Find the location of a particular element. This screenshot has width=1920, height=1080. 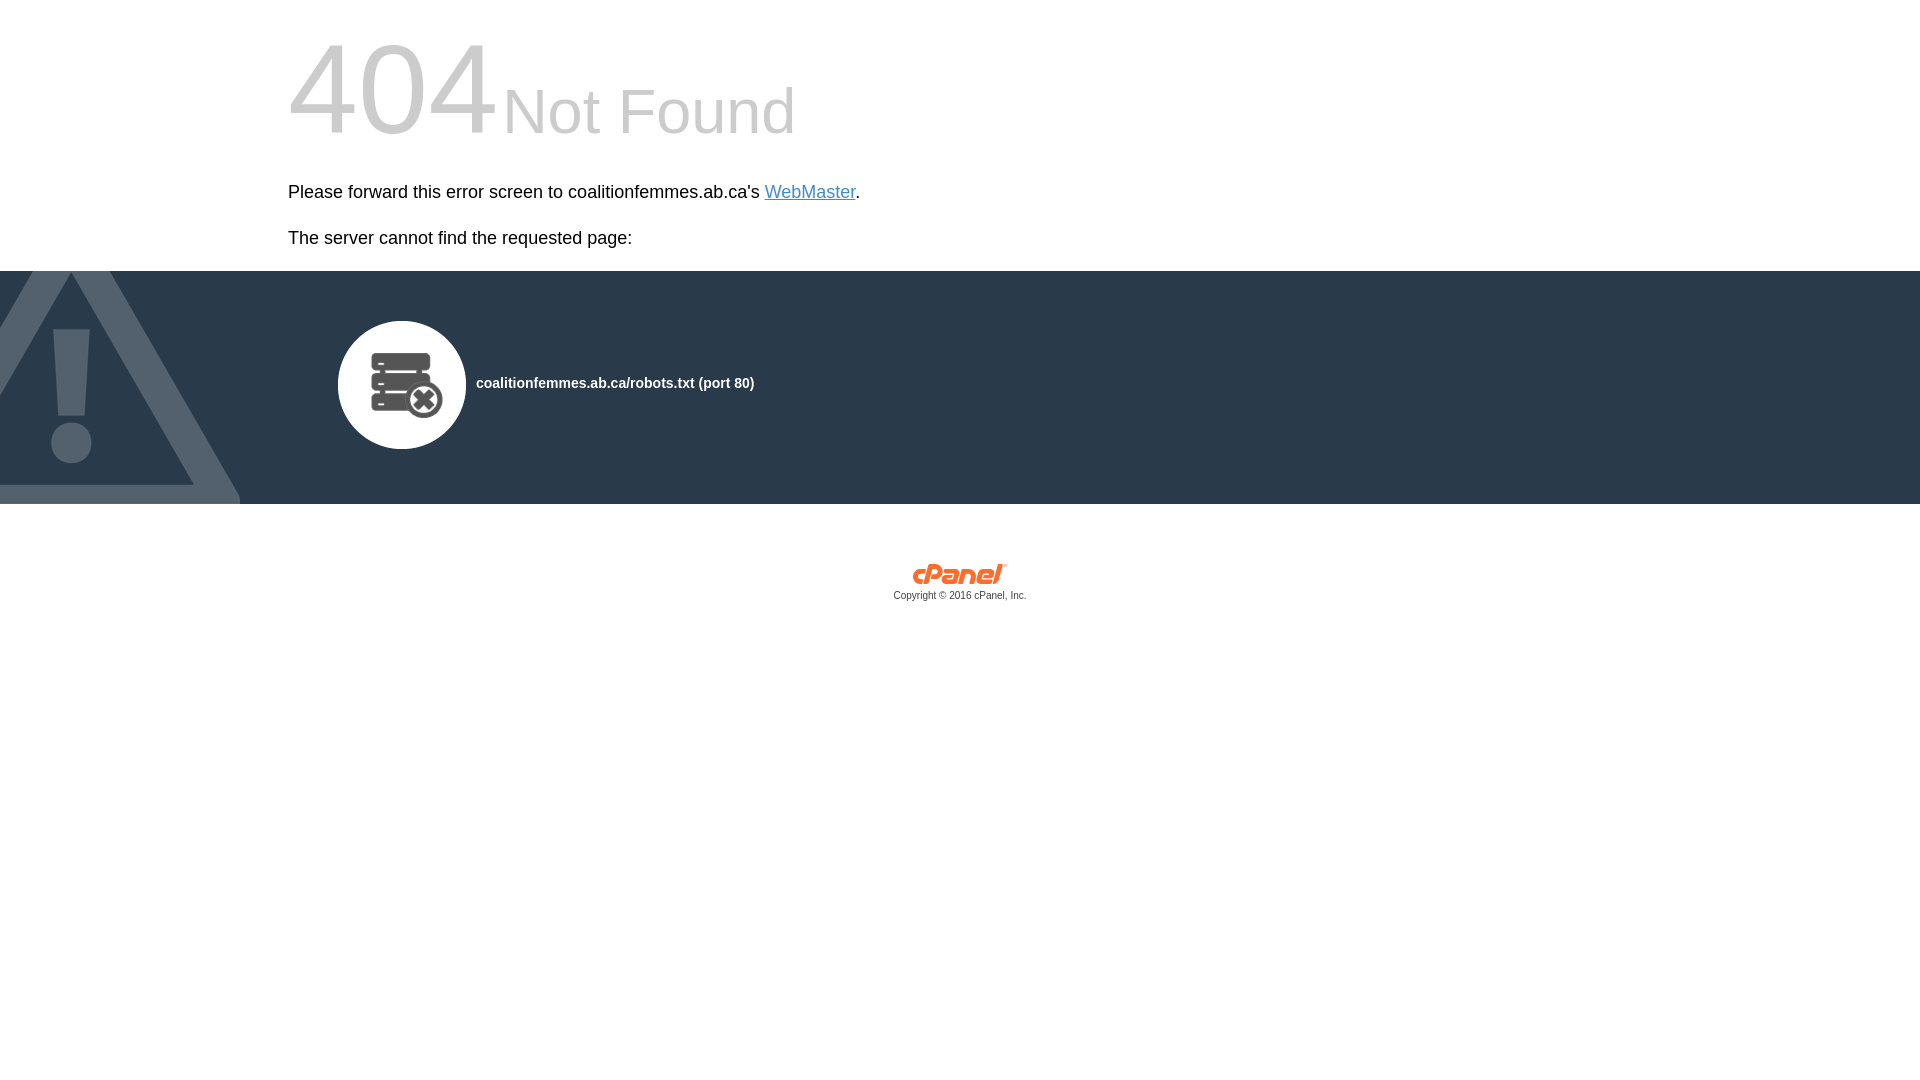

'WebMaster' is located at coordinates (763, 192).